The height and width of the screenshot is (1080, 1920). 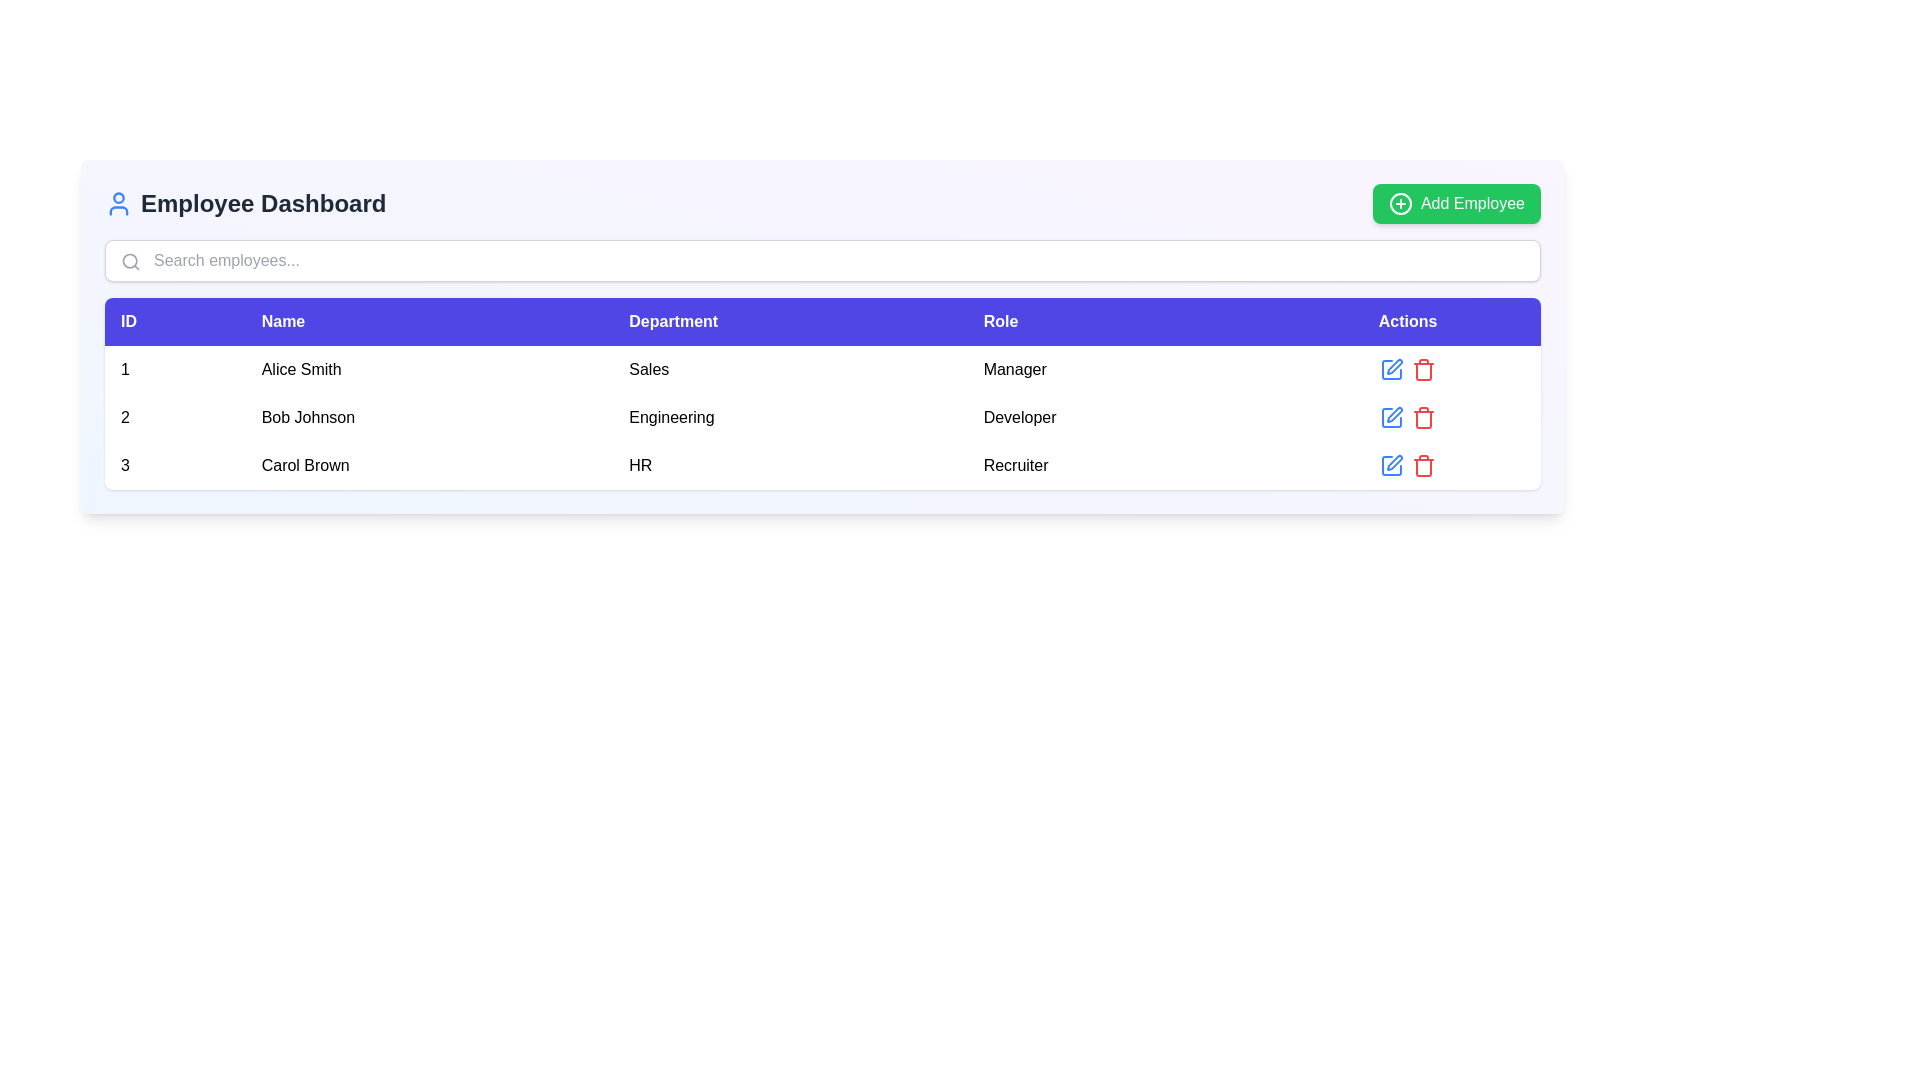 I want to click on the edit button for 'Alice Smith' in the Actions column of the first row to change its appearance, so click(x=1391, y=370).